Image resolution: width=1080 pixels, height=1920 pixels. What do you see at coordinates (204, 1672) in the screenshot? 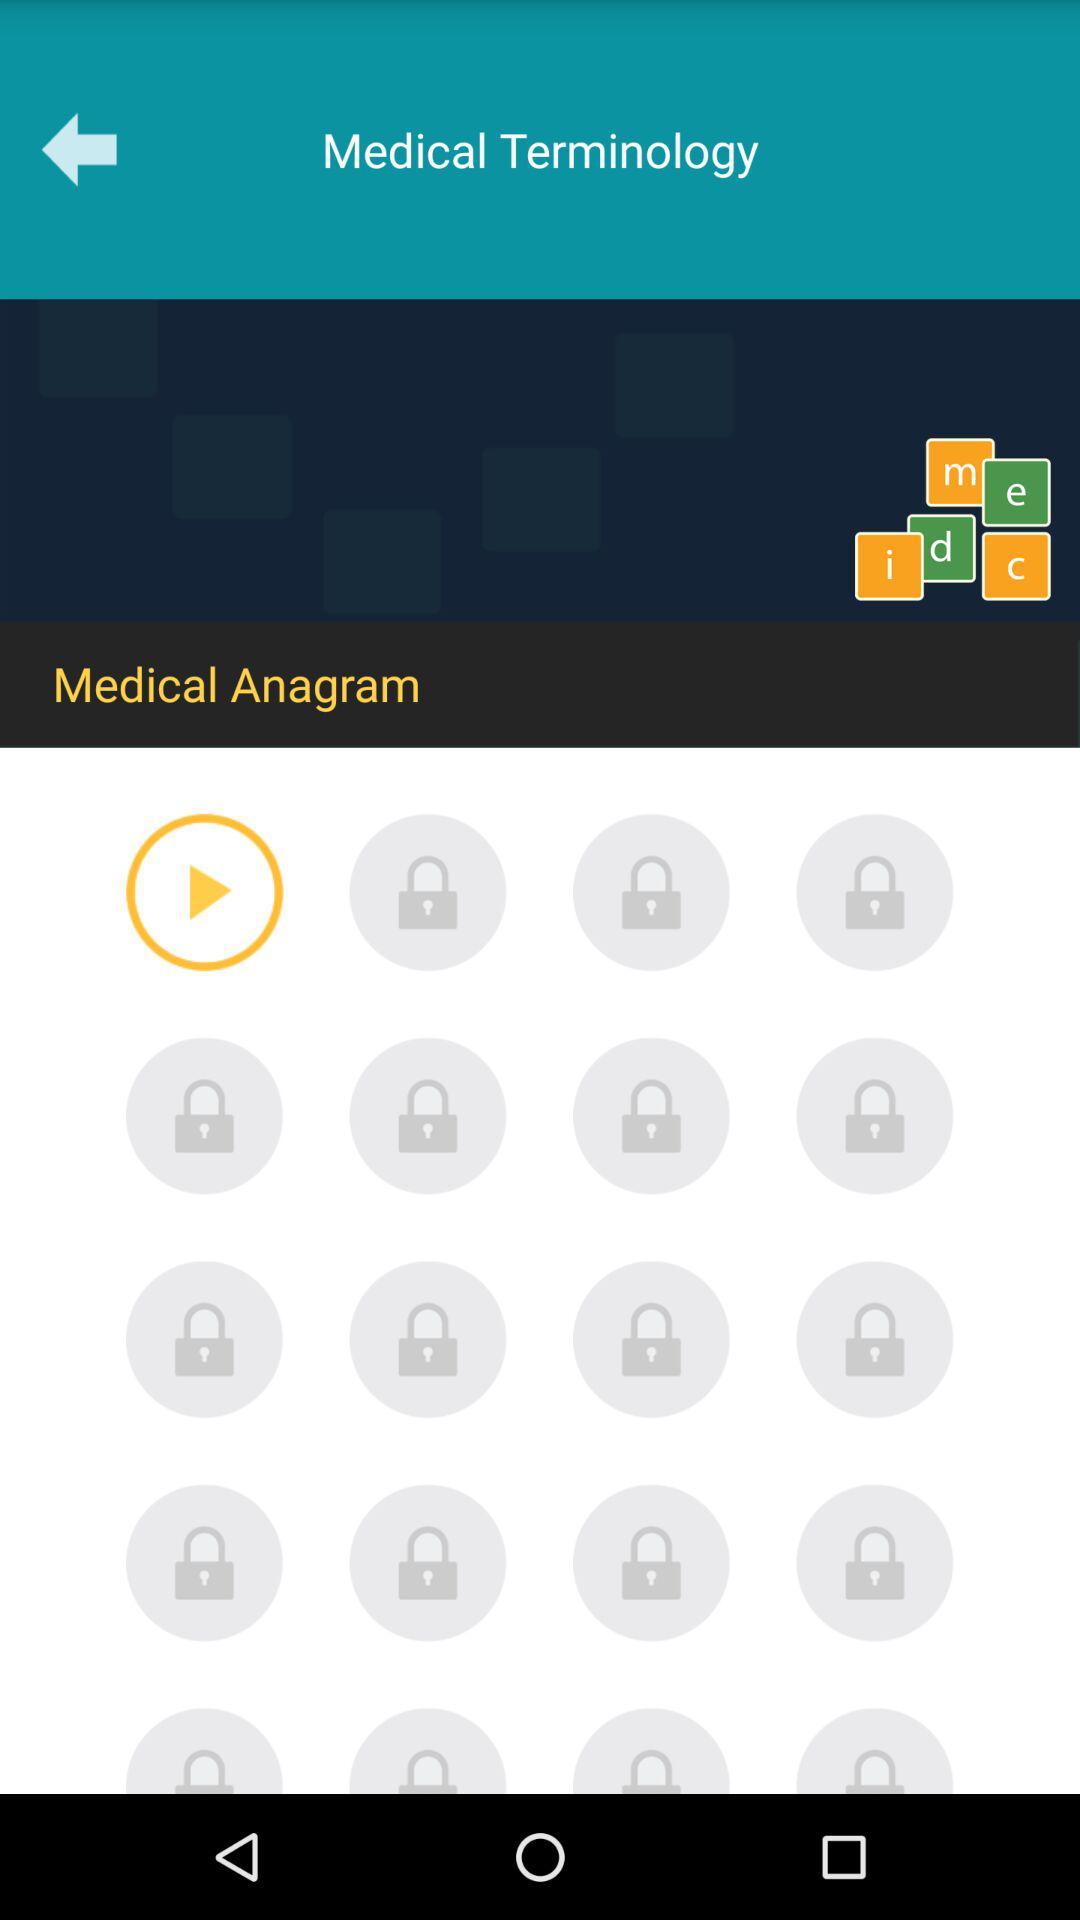
I see `the lock icon` at bounding box center [204, 1672].